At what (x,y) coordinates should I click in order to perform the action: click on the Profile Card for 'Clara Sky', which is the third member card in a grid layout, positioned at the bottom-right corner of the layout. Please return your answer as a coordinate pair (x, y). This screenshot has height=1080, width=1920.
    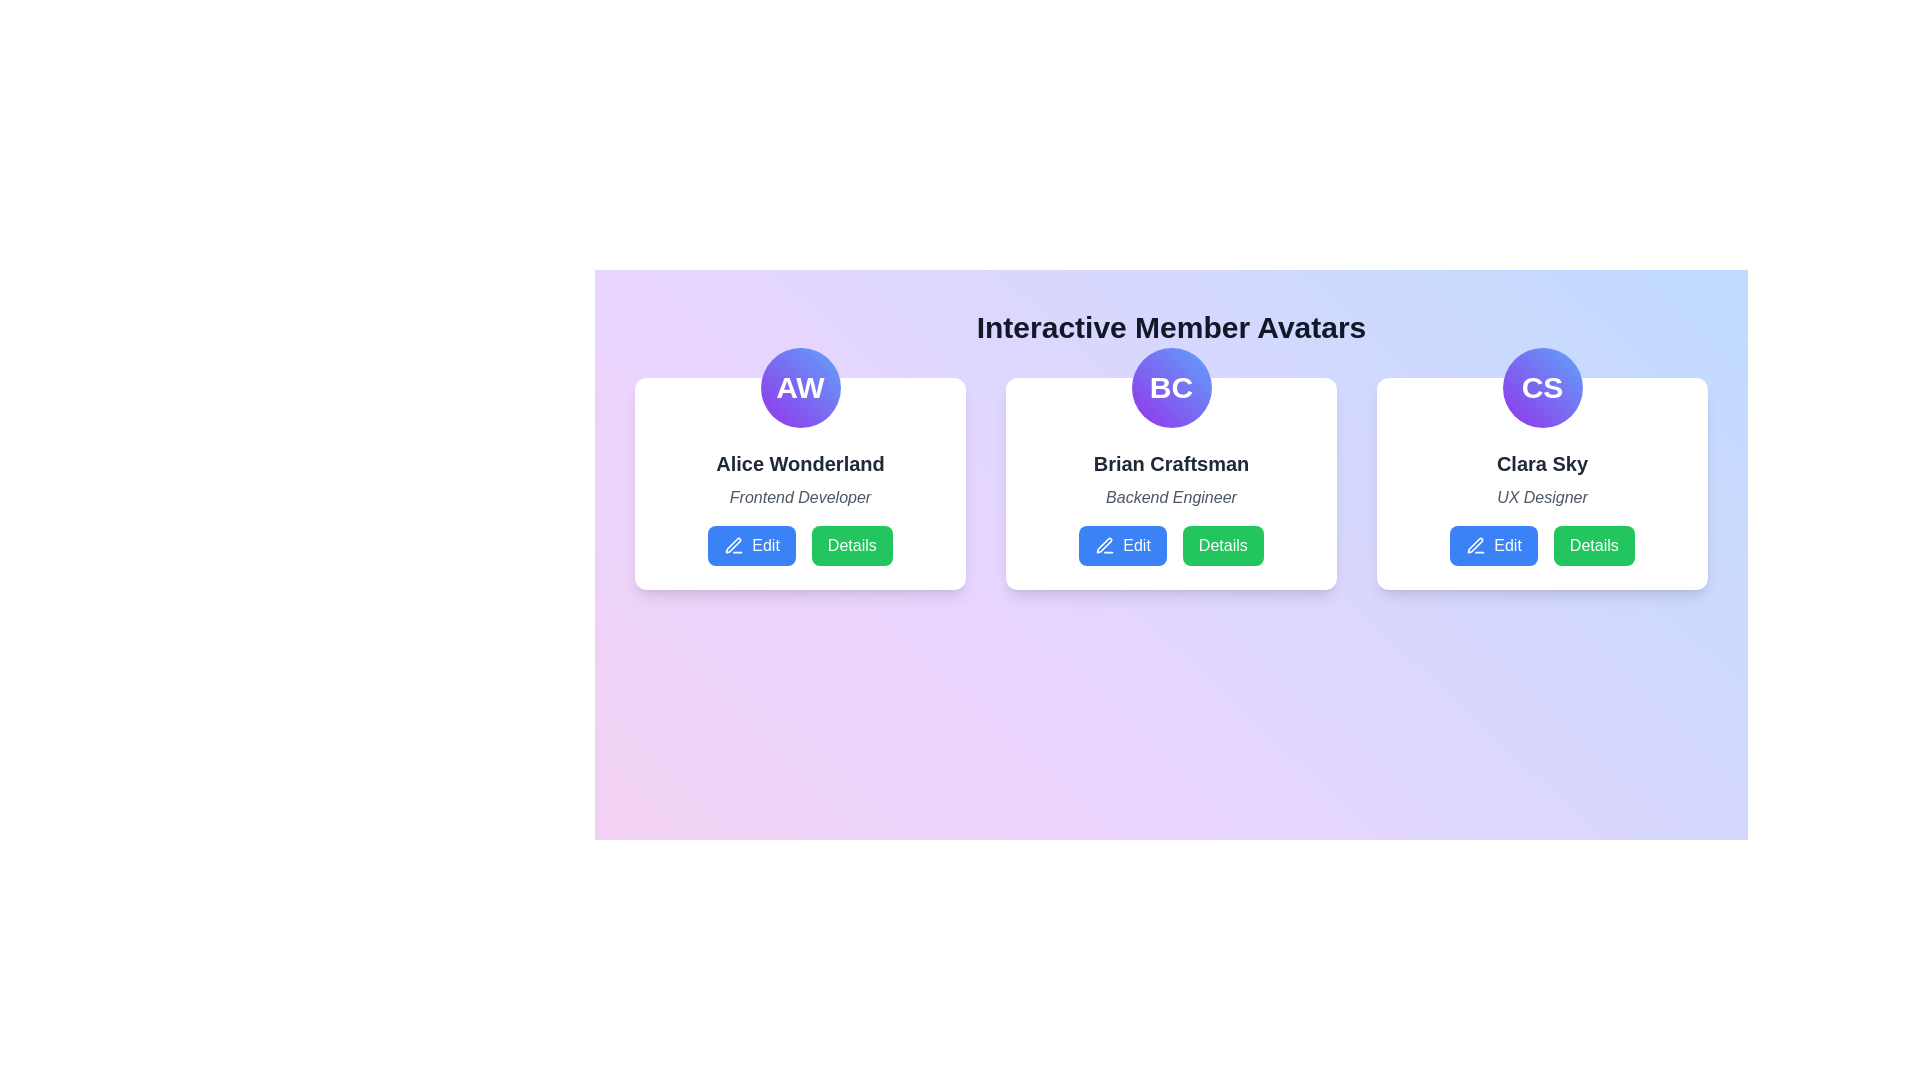
    Looking at the image, I should click on (1541, 483).